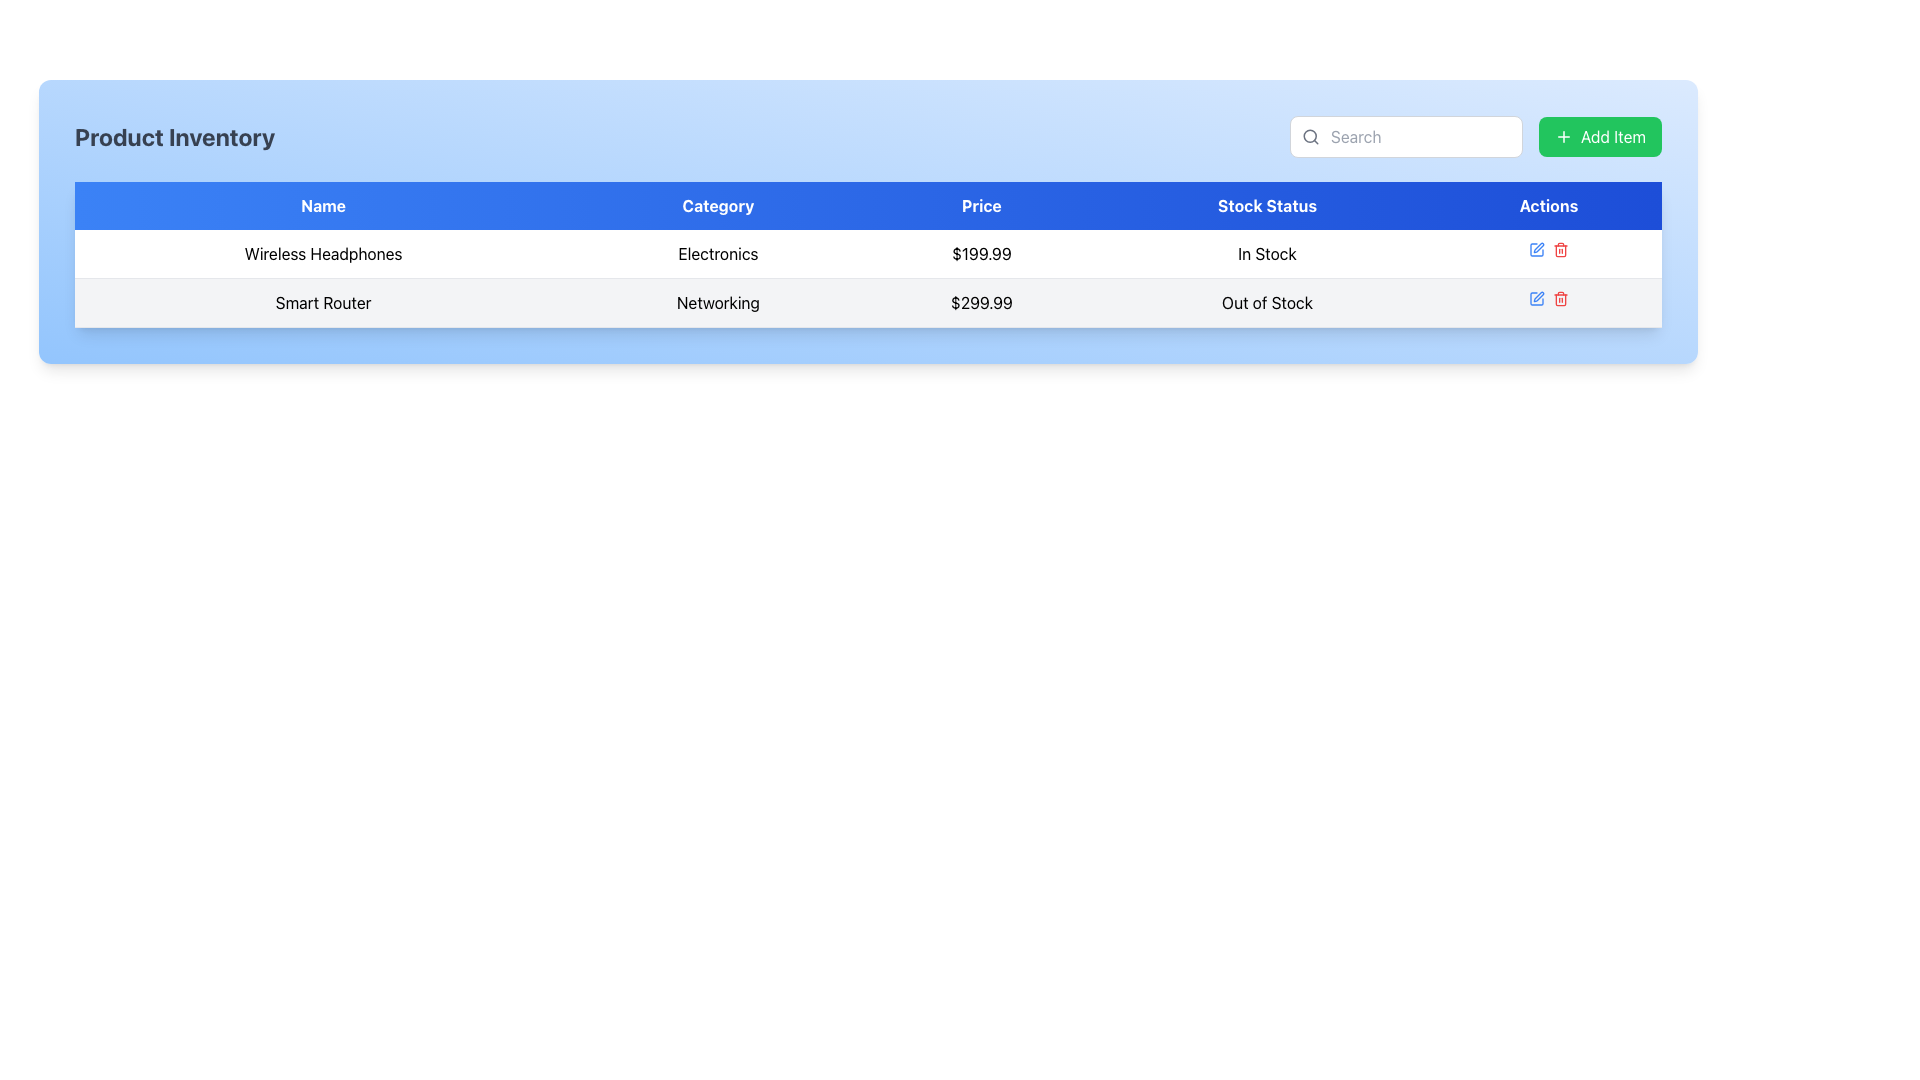 Image resolution: width=1920 pixels, height=1080 pixels. What do you see at coordinates (323, 253) in the screenshot?
I see `product name displayed in the Data cell element that shows 'Wireless Headphones' in the 'Name' column of the table, located in the first row` at bounding box center [323, 253].